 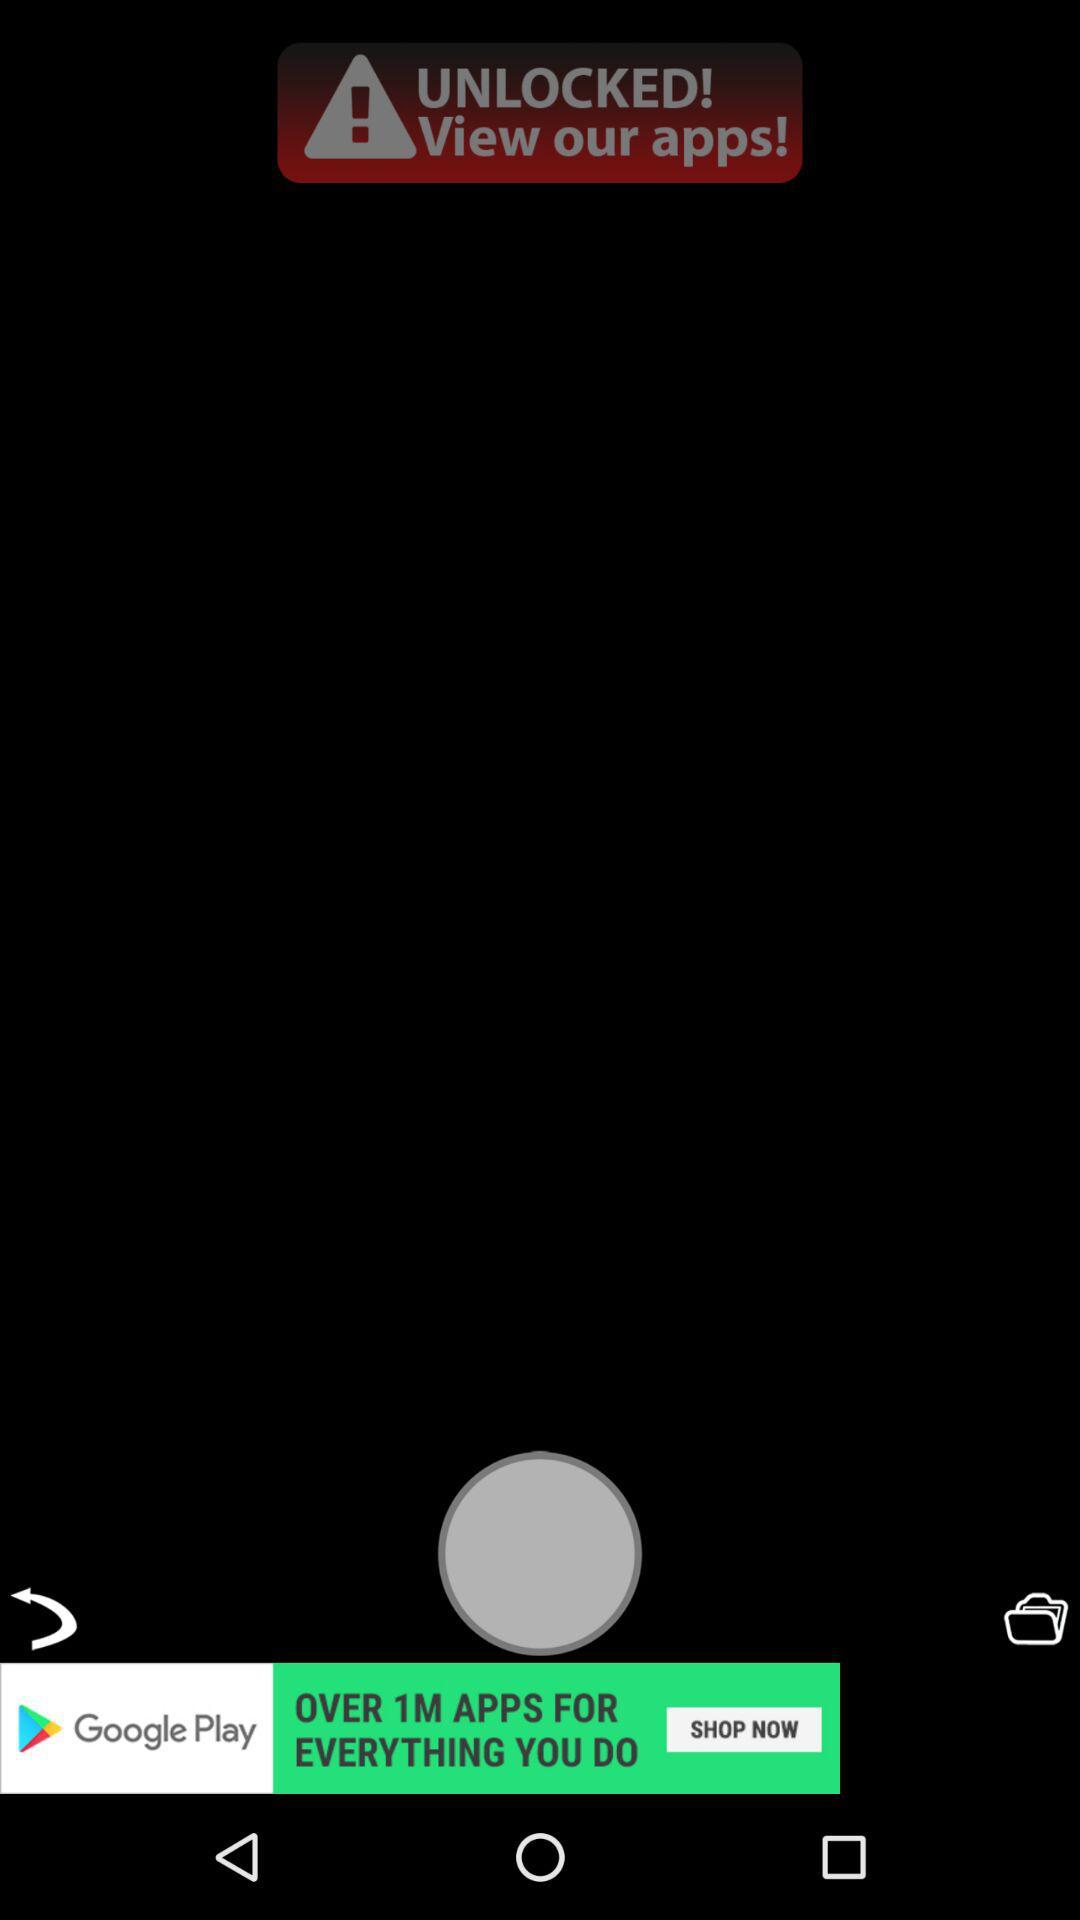 What do you see at coordinates (1035, 1618) in the screenshot?
I see `open gallery` at bounding box center [1035, 1618].